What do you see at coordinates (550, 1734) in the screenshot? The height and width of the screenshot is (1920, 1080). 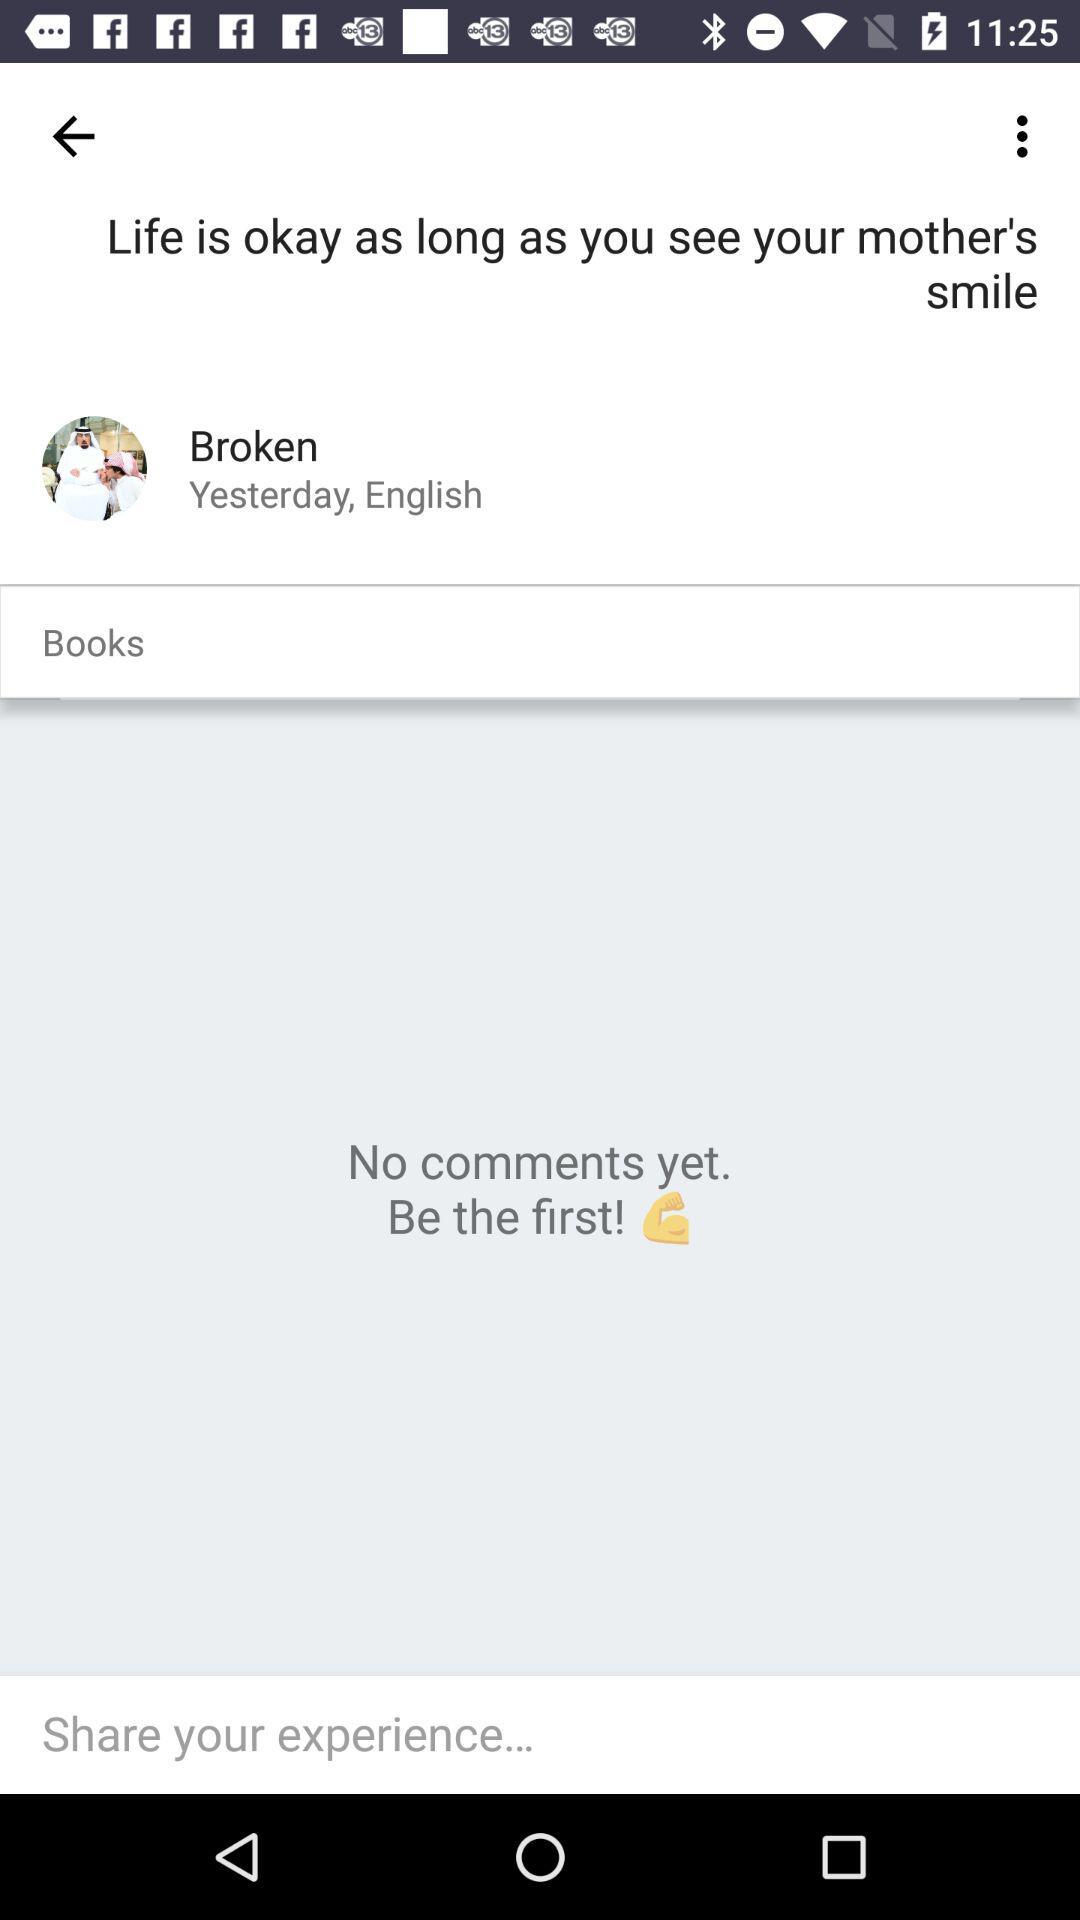 I see `share your experience` at bounding box center [550, 1734].